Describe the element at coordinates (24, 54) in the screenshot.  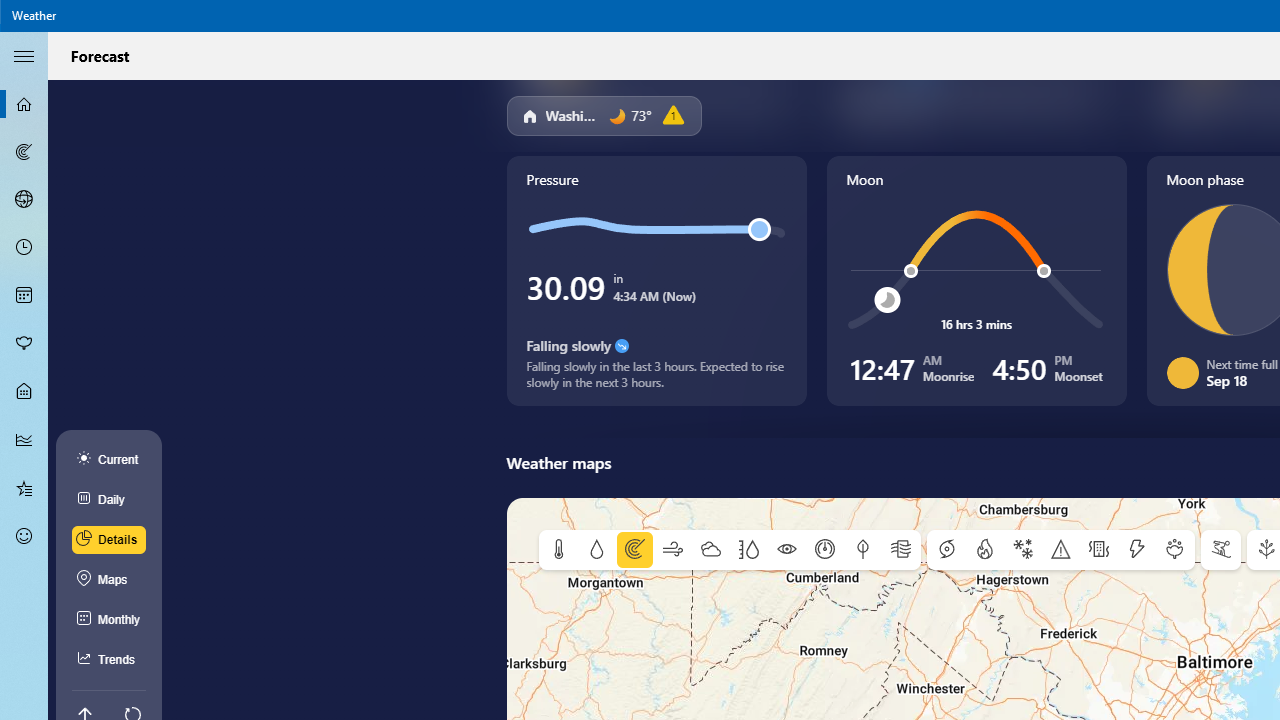
I see `'Collapse Navigation'` at that location.